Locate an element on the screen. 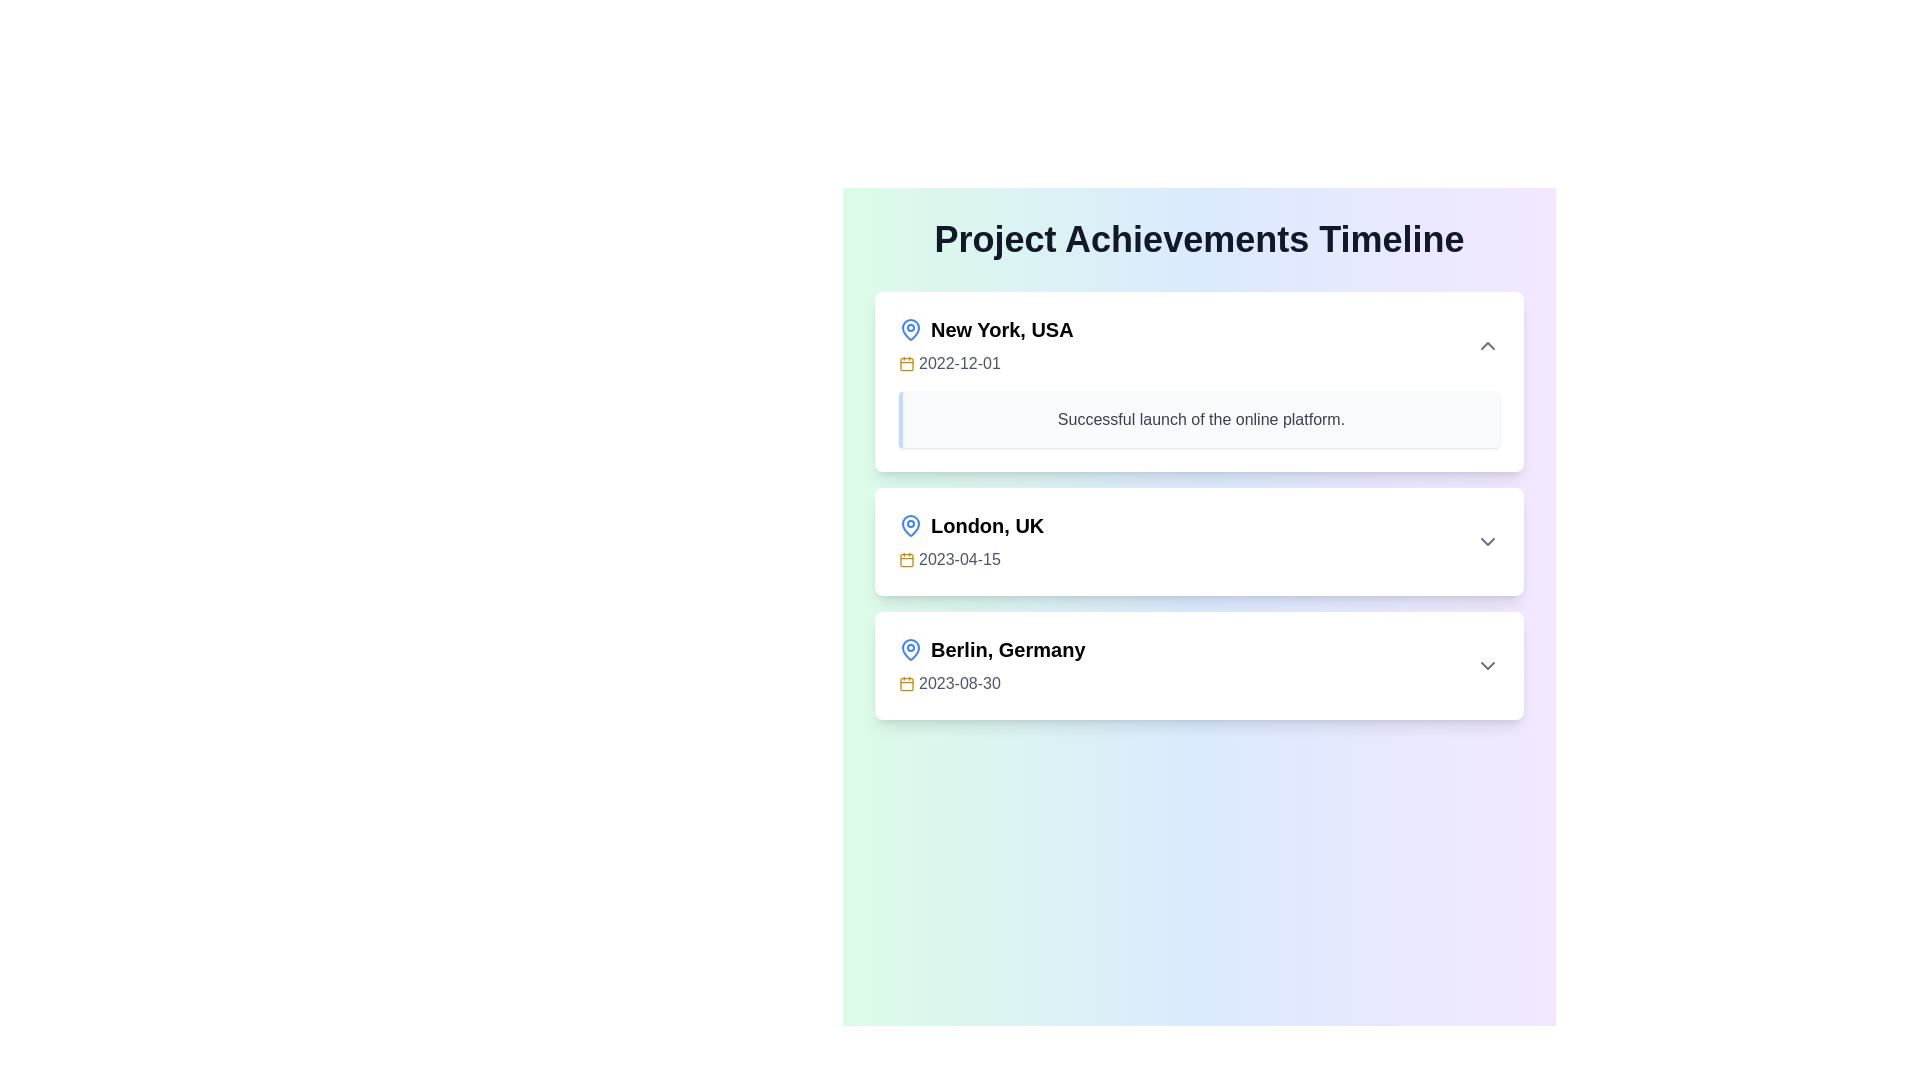  the chevron icon button on the rightmost side of the row labeled 'Berlin, Germany 2023-08-30' is located at coordinates (1488, 666).